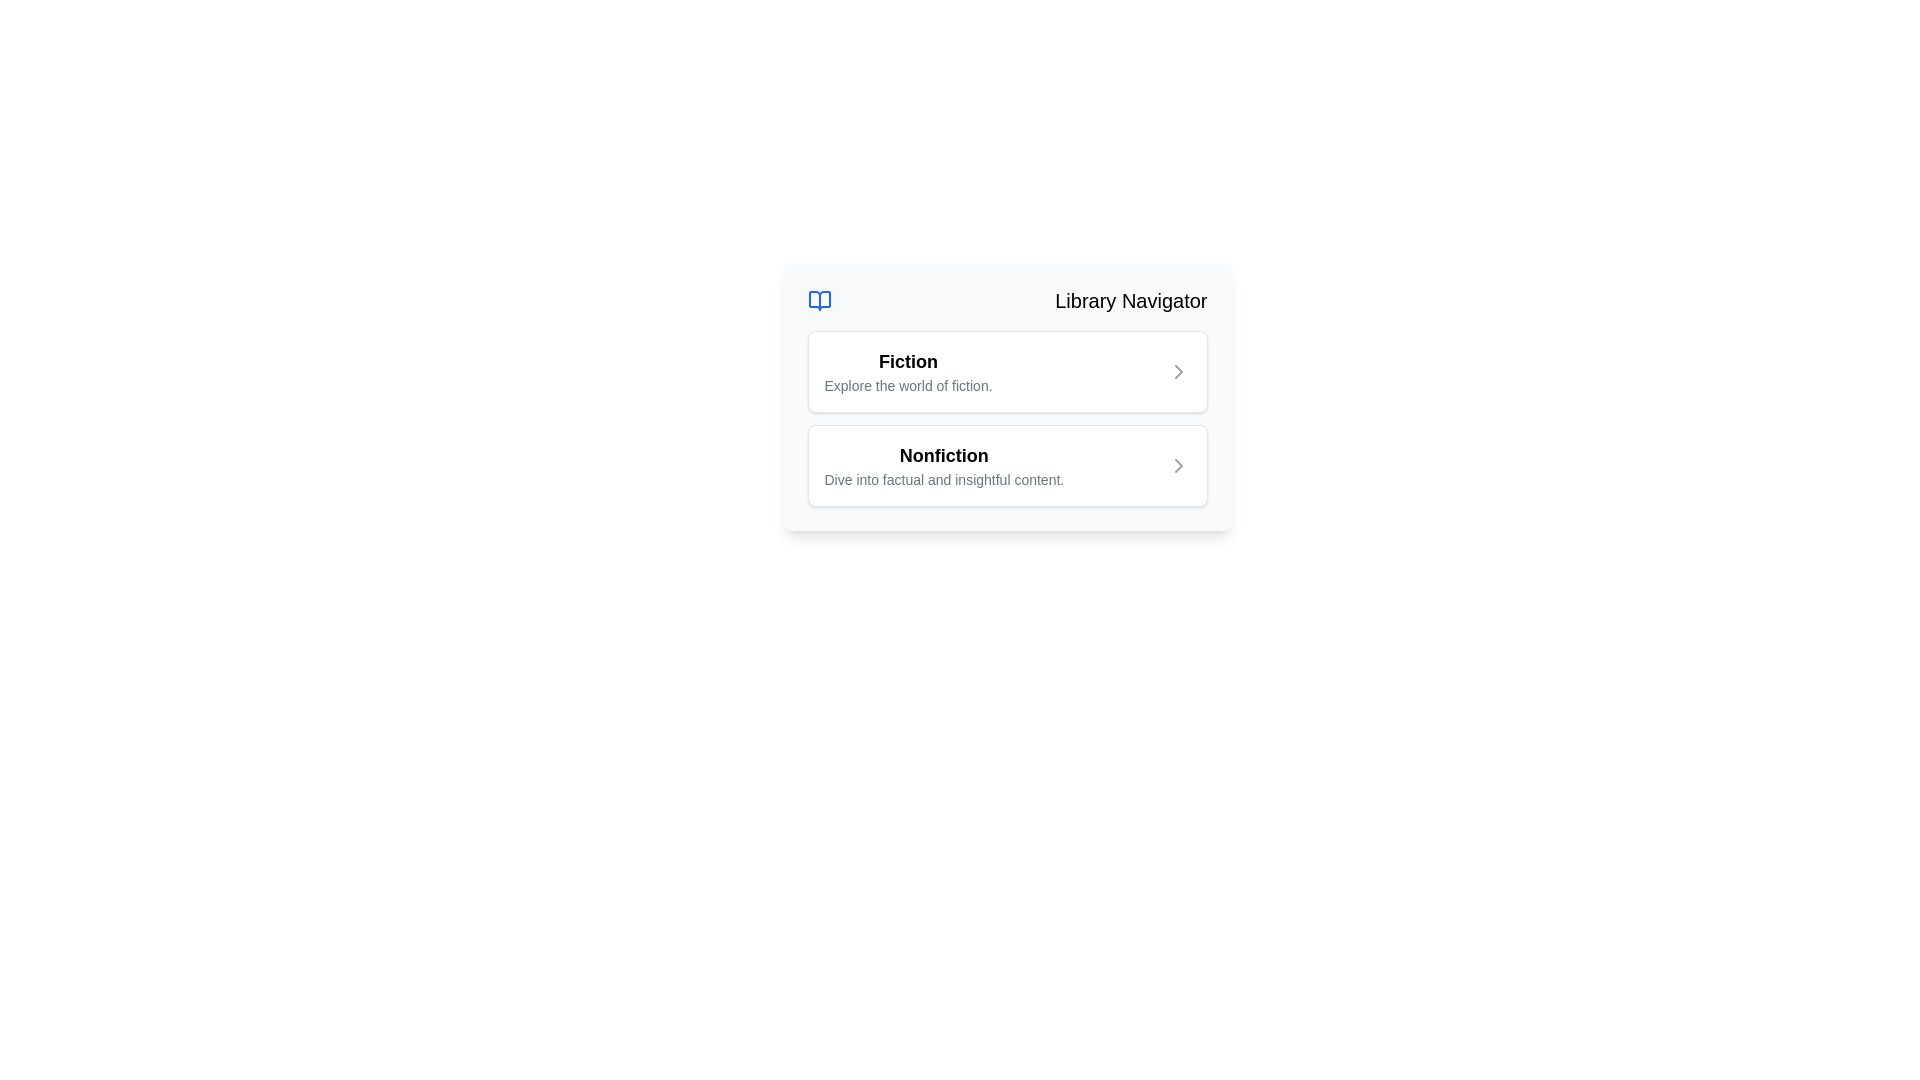 The width and height of the screenshot is (1920, 1080). I want to click on the open book icon with blue strokes located to the far left in the header bar of the 'Library Navigator' section, so click(819, 300).